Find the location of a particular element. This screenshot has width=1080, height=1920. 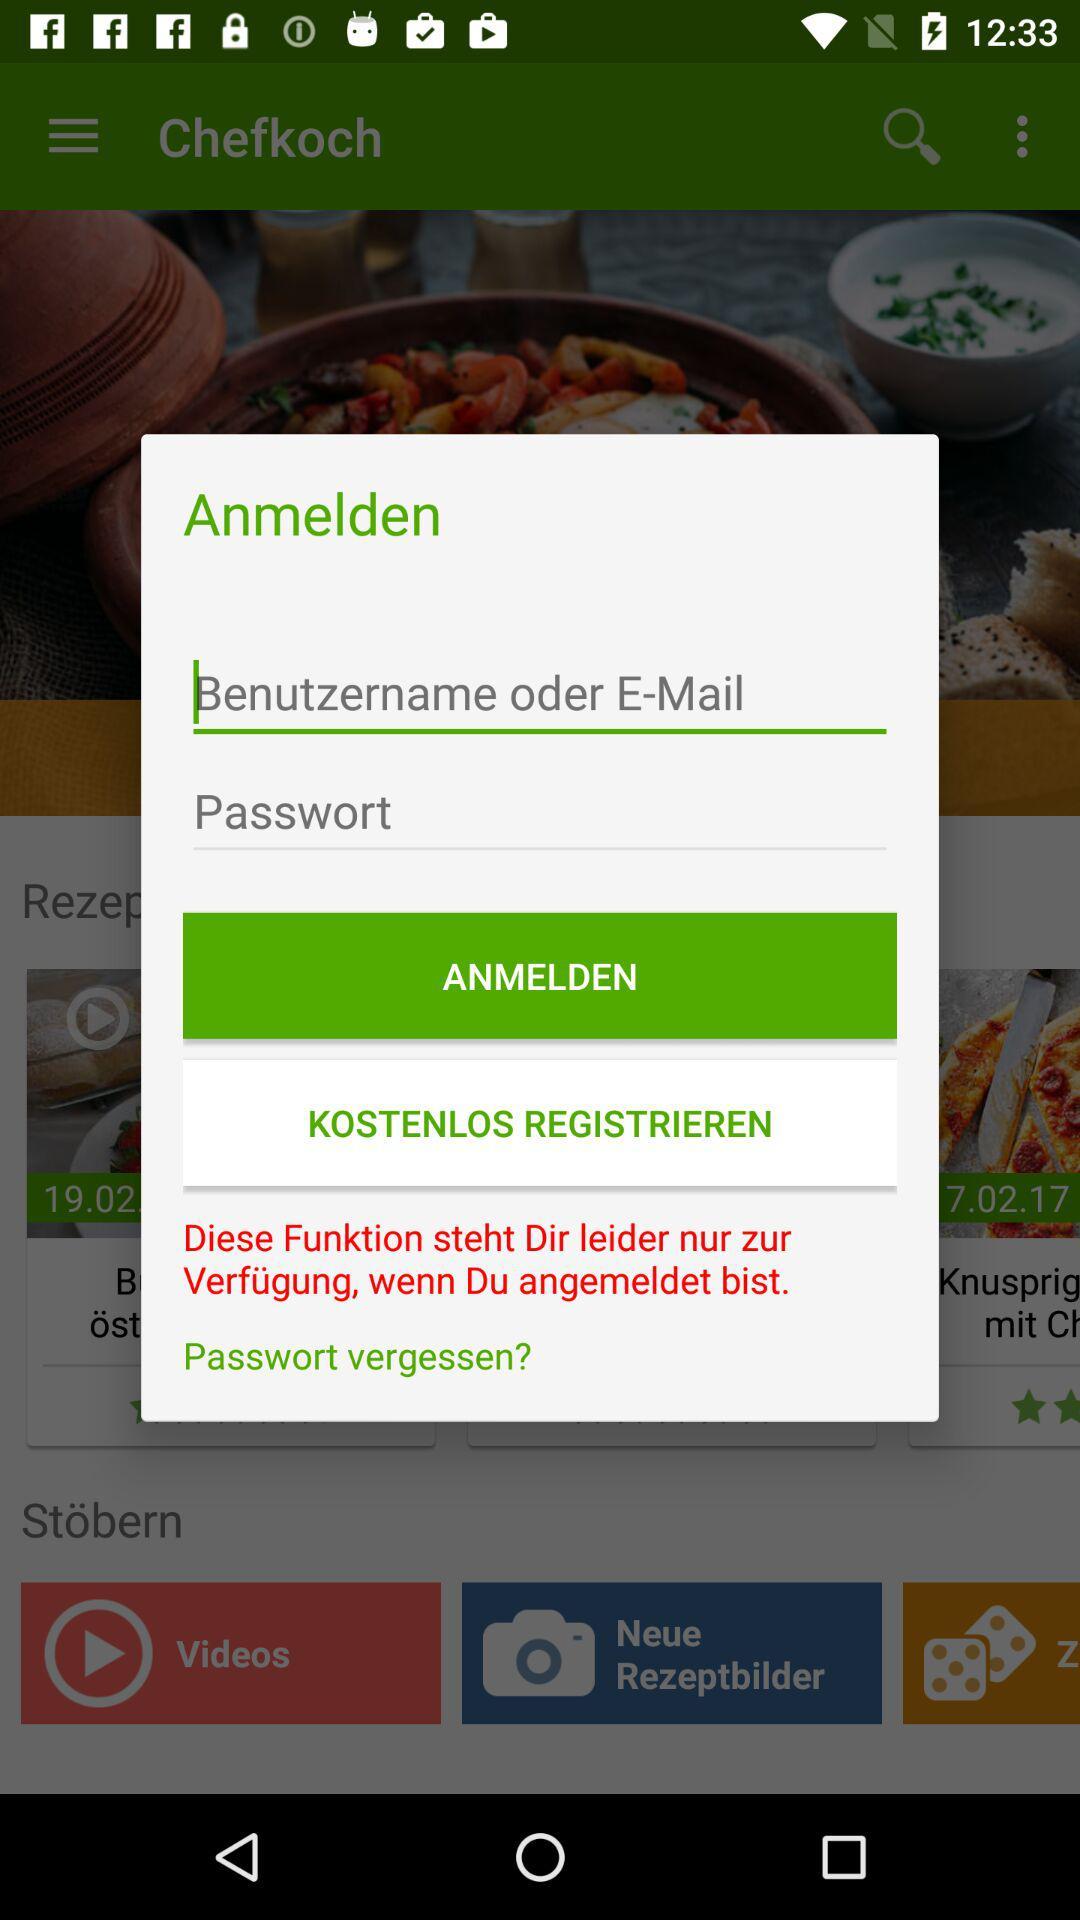

icon below the anmelden icon is located at coordinates (540, 1122).